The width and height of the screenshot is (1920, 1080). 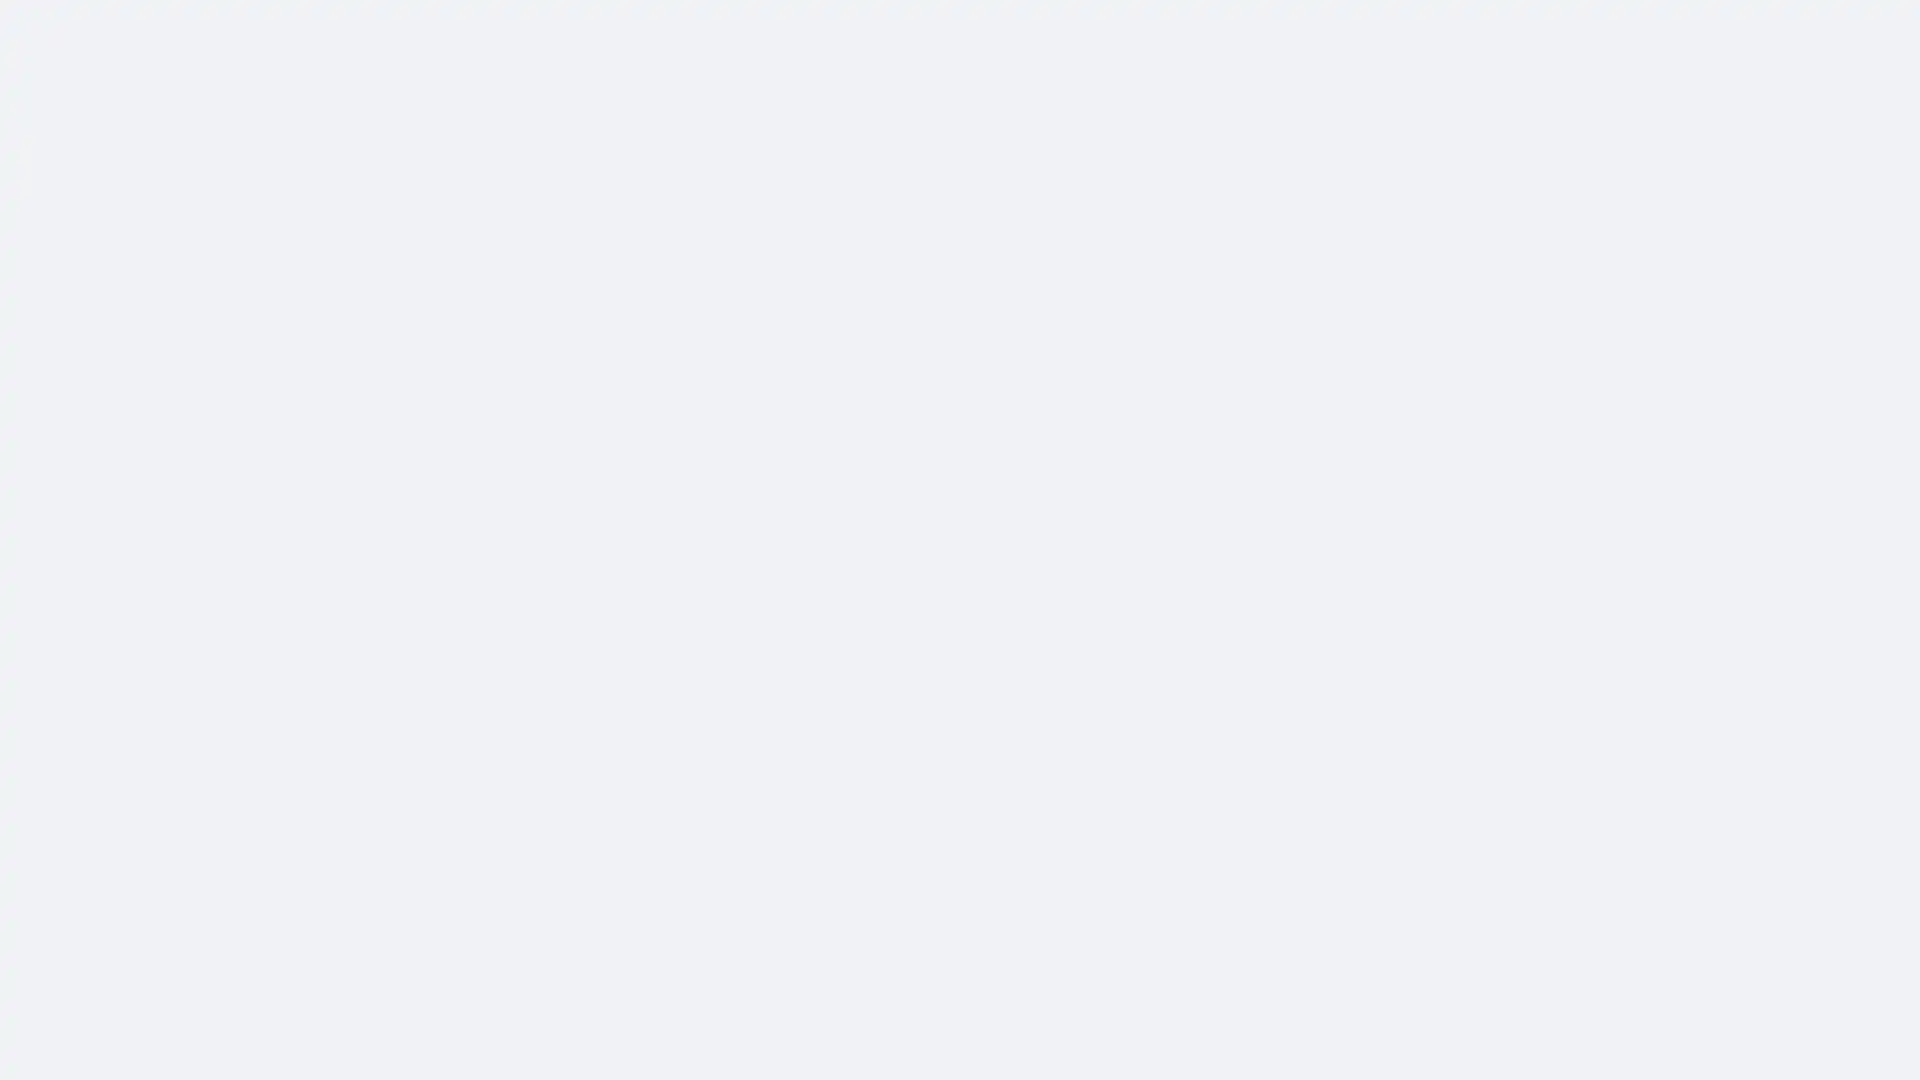 What do you see at coordinates (1304, 778) in the screenshot?
I see `Share` at bounding box center [1304, 778].